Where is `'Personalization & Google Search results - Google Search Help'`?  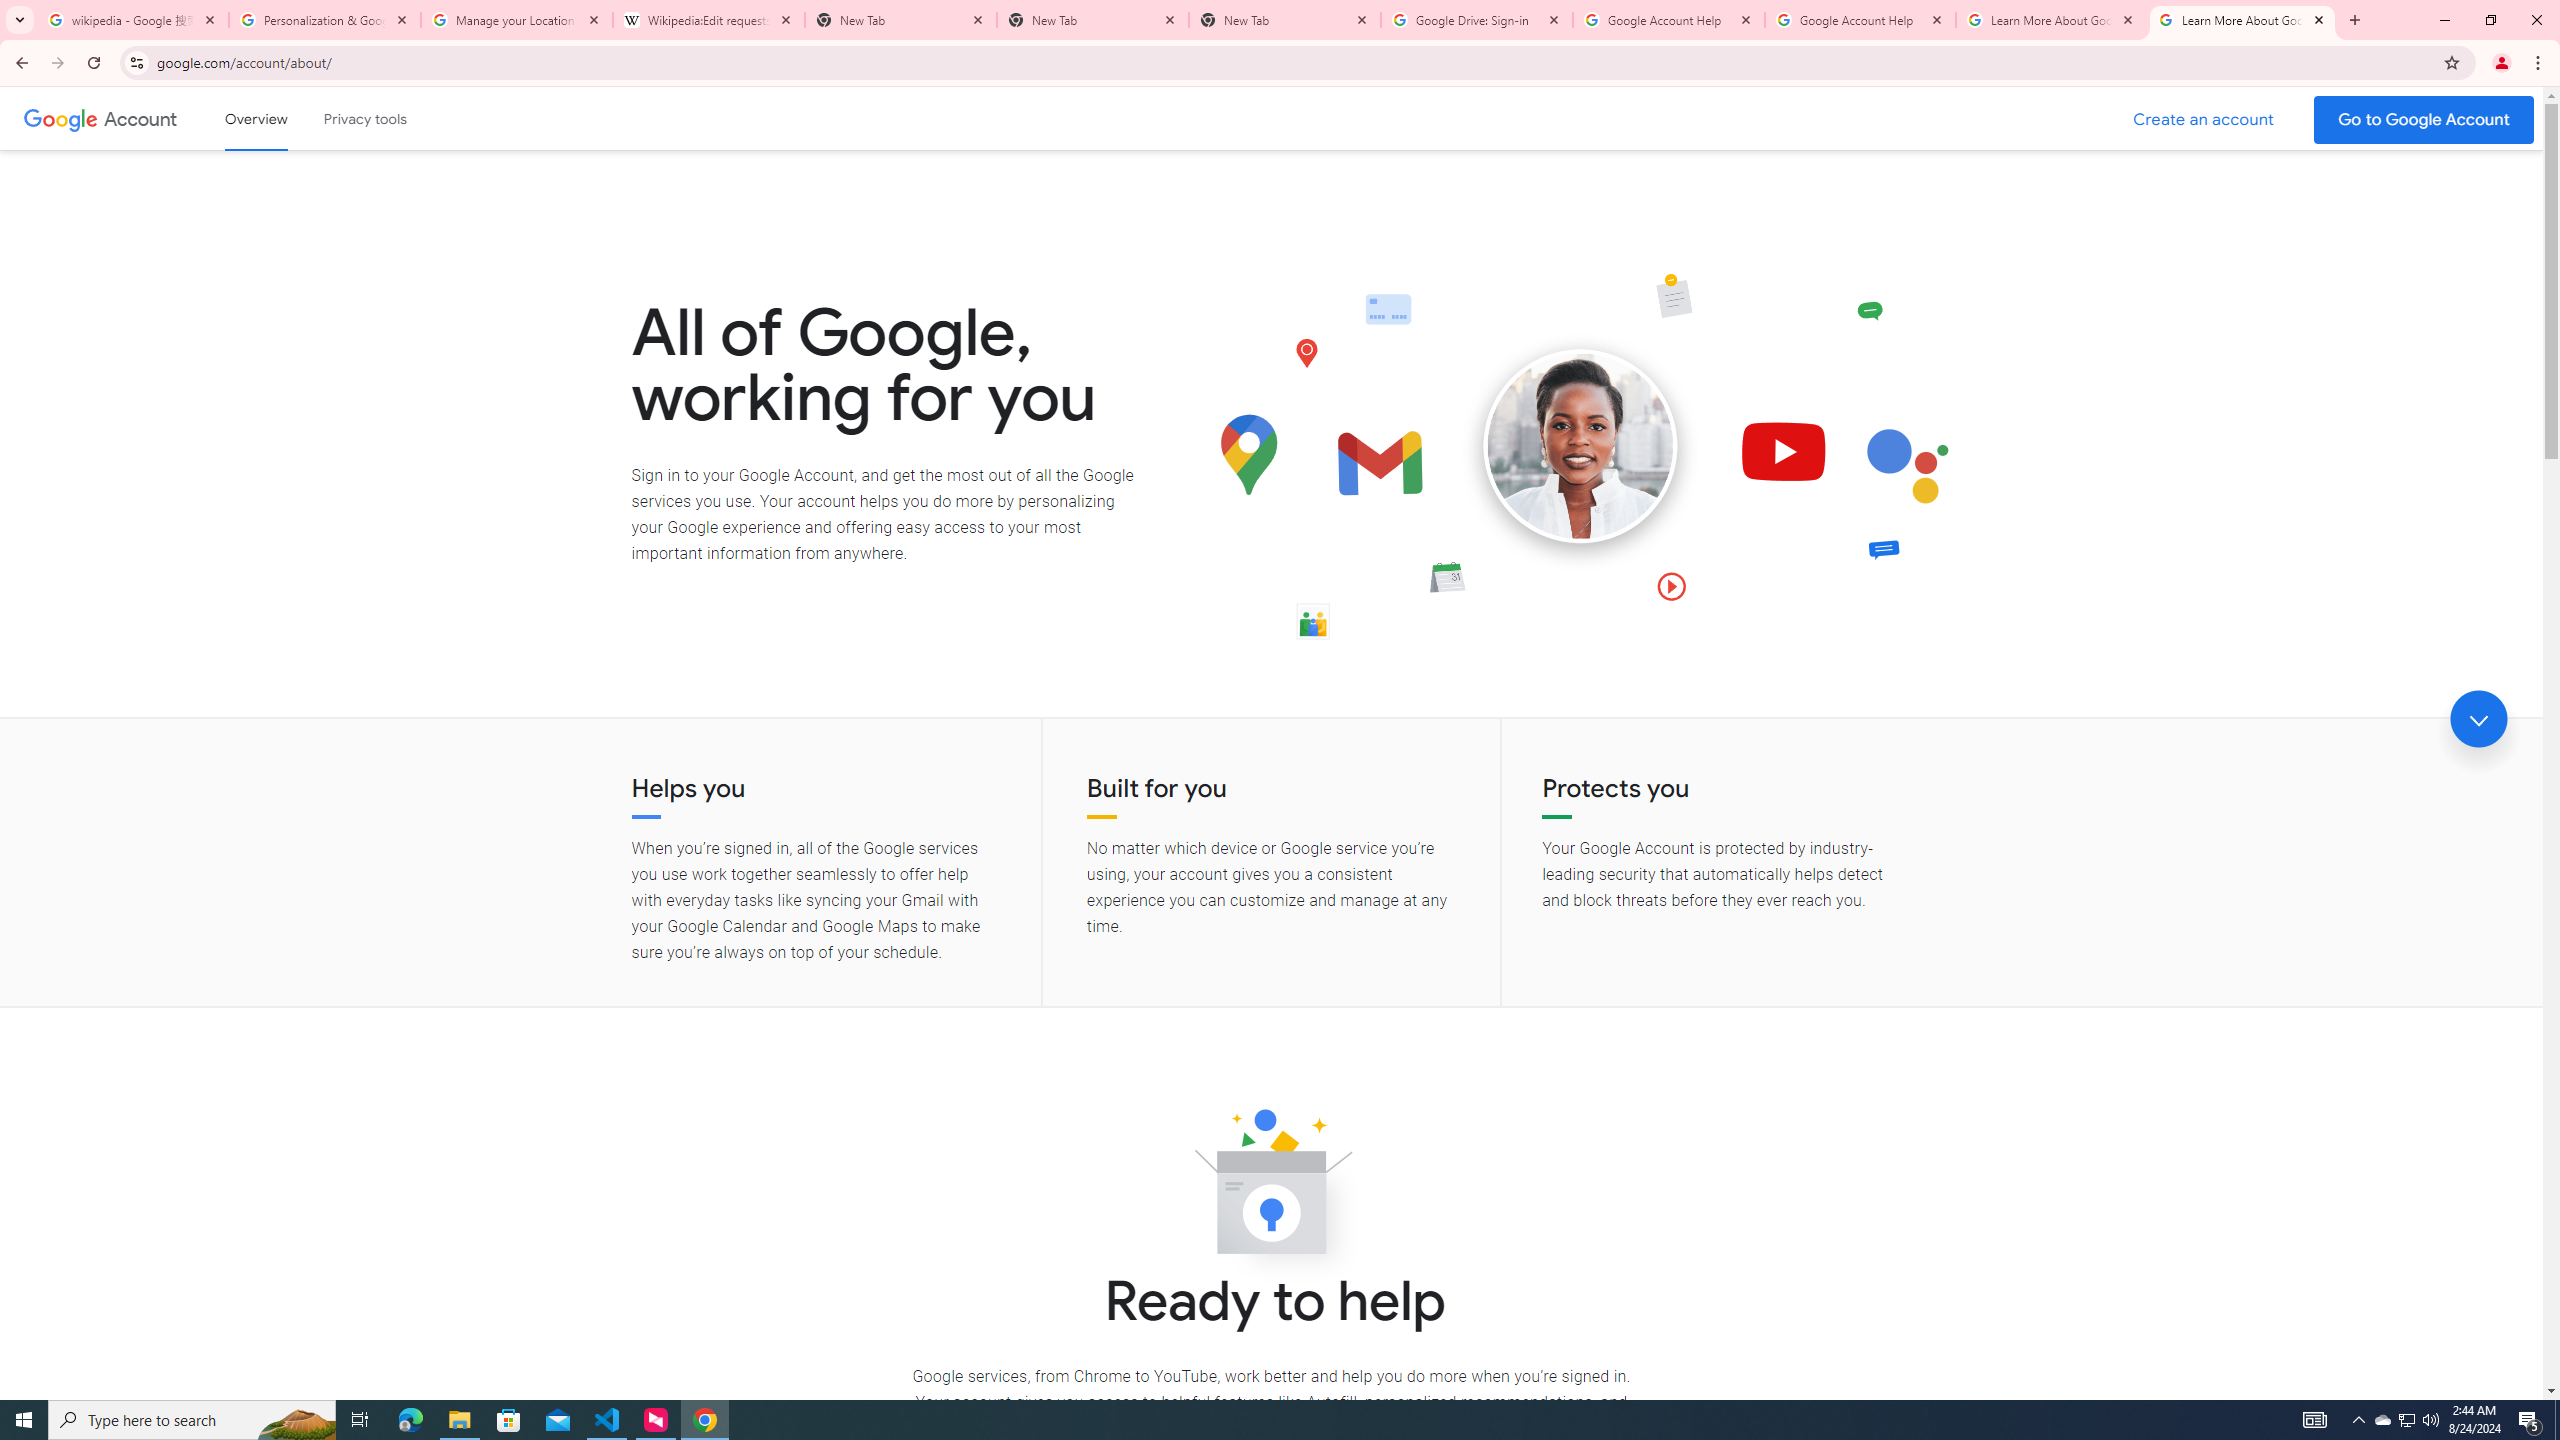
'Personalization & Google Search results - Google Search Help' is located at coordinates (325, 19).